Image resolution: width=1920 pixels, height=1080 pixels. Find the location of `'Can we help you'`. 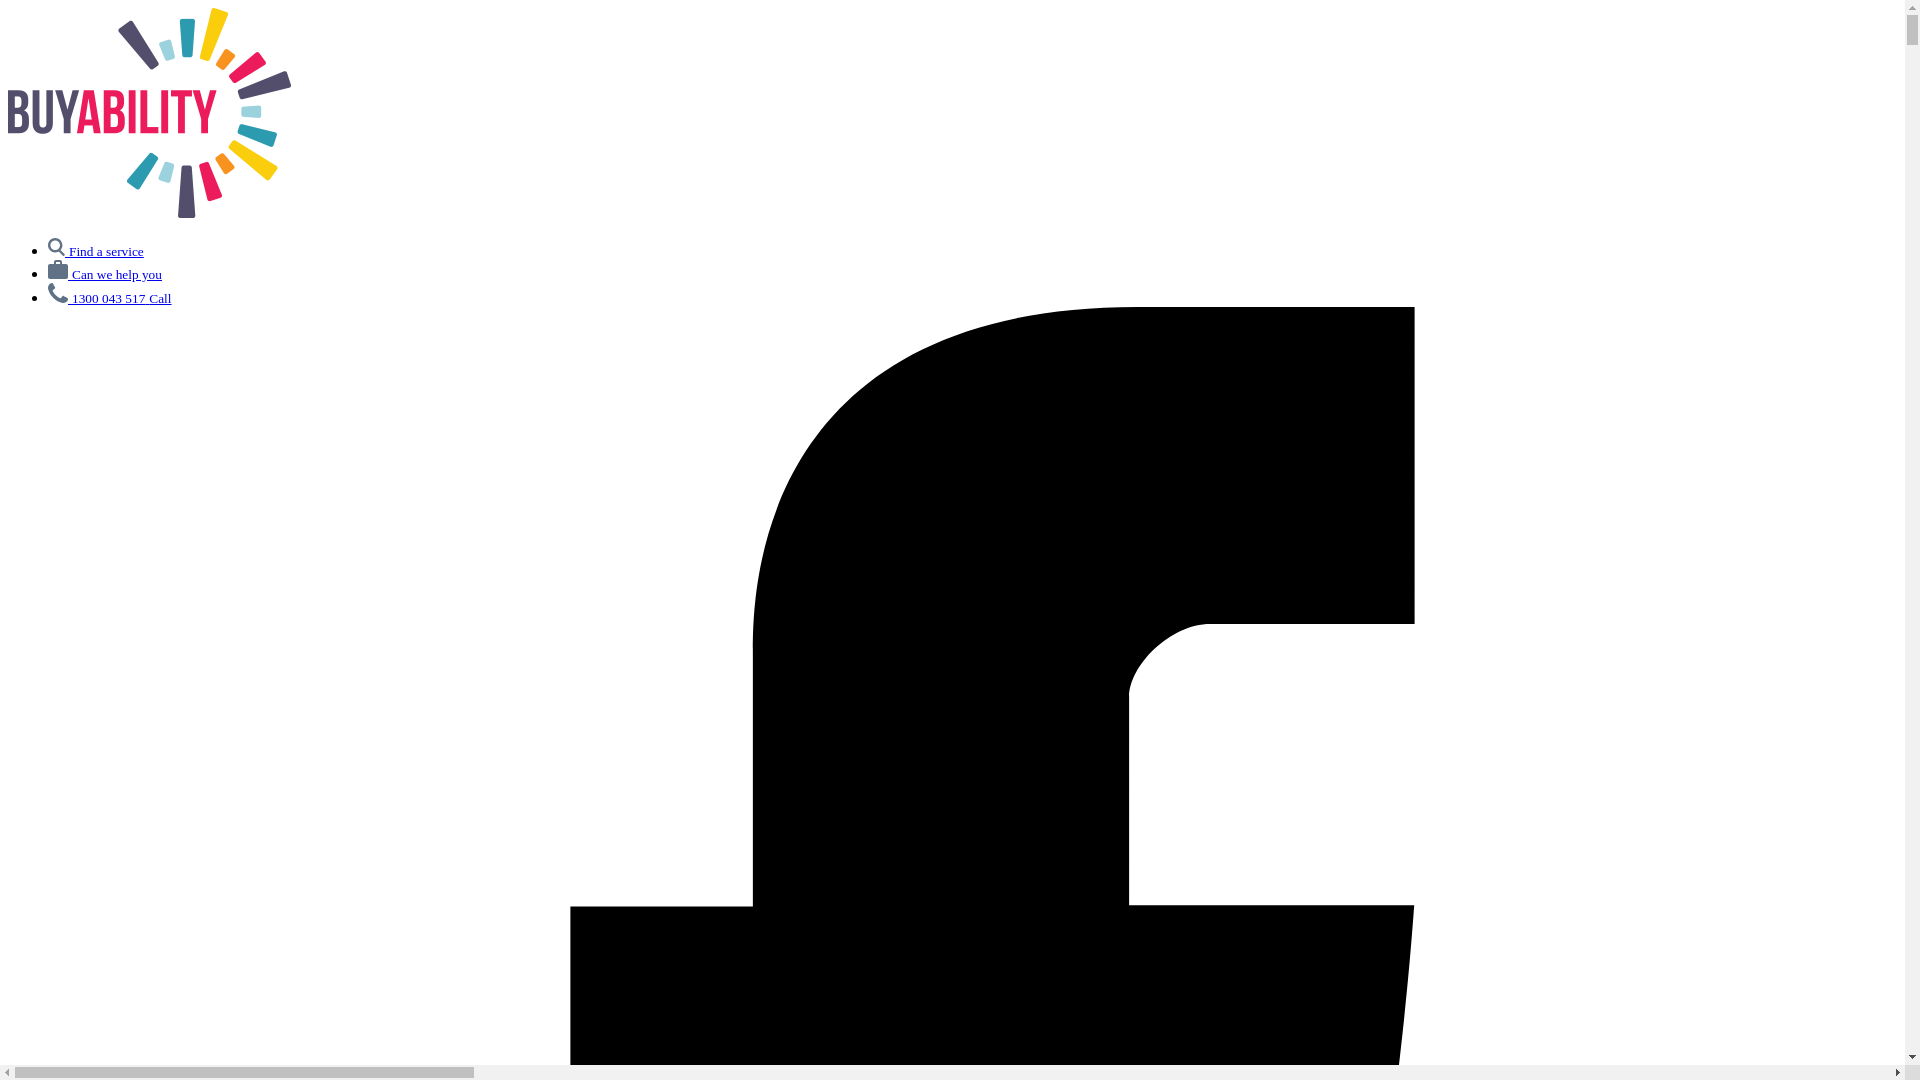

'Can we help you' is located at coordinates (104, 273).